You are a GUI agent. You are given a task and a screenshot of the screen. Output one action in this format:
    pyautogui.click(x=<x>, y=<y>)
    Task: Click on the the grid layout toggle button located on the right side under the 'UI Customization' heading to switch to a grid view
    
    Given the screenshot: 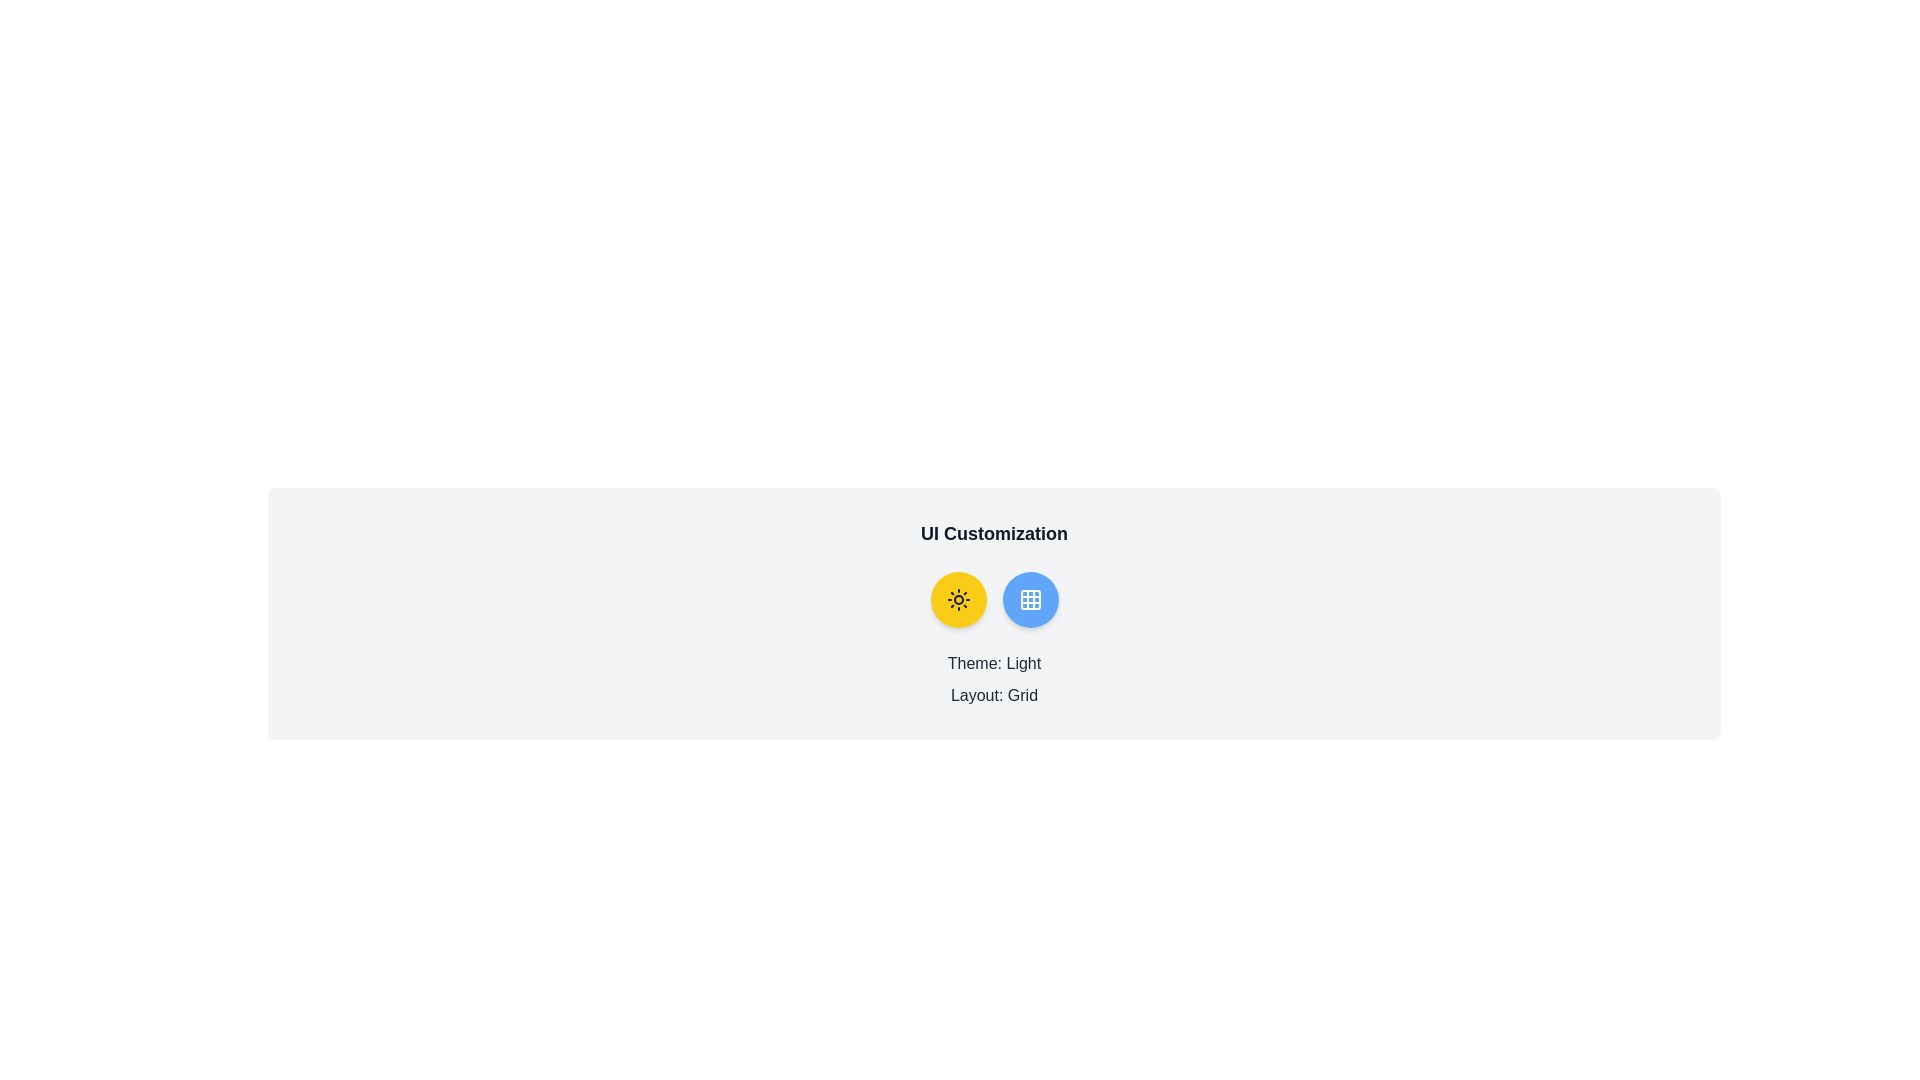 What is the action you would take?
    pyautogui.click(x=1030, y=599)
    